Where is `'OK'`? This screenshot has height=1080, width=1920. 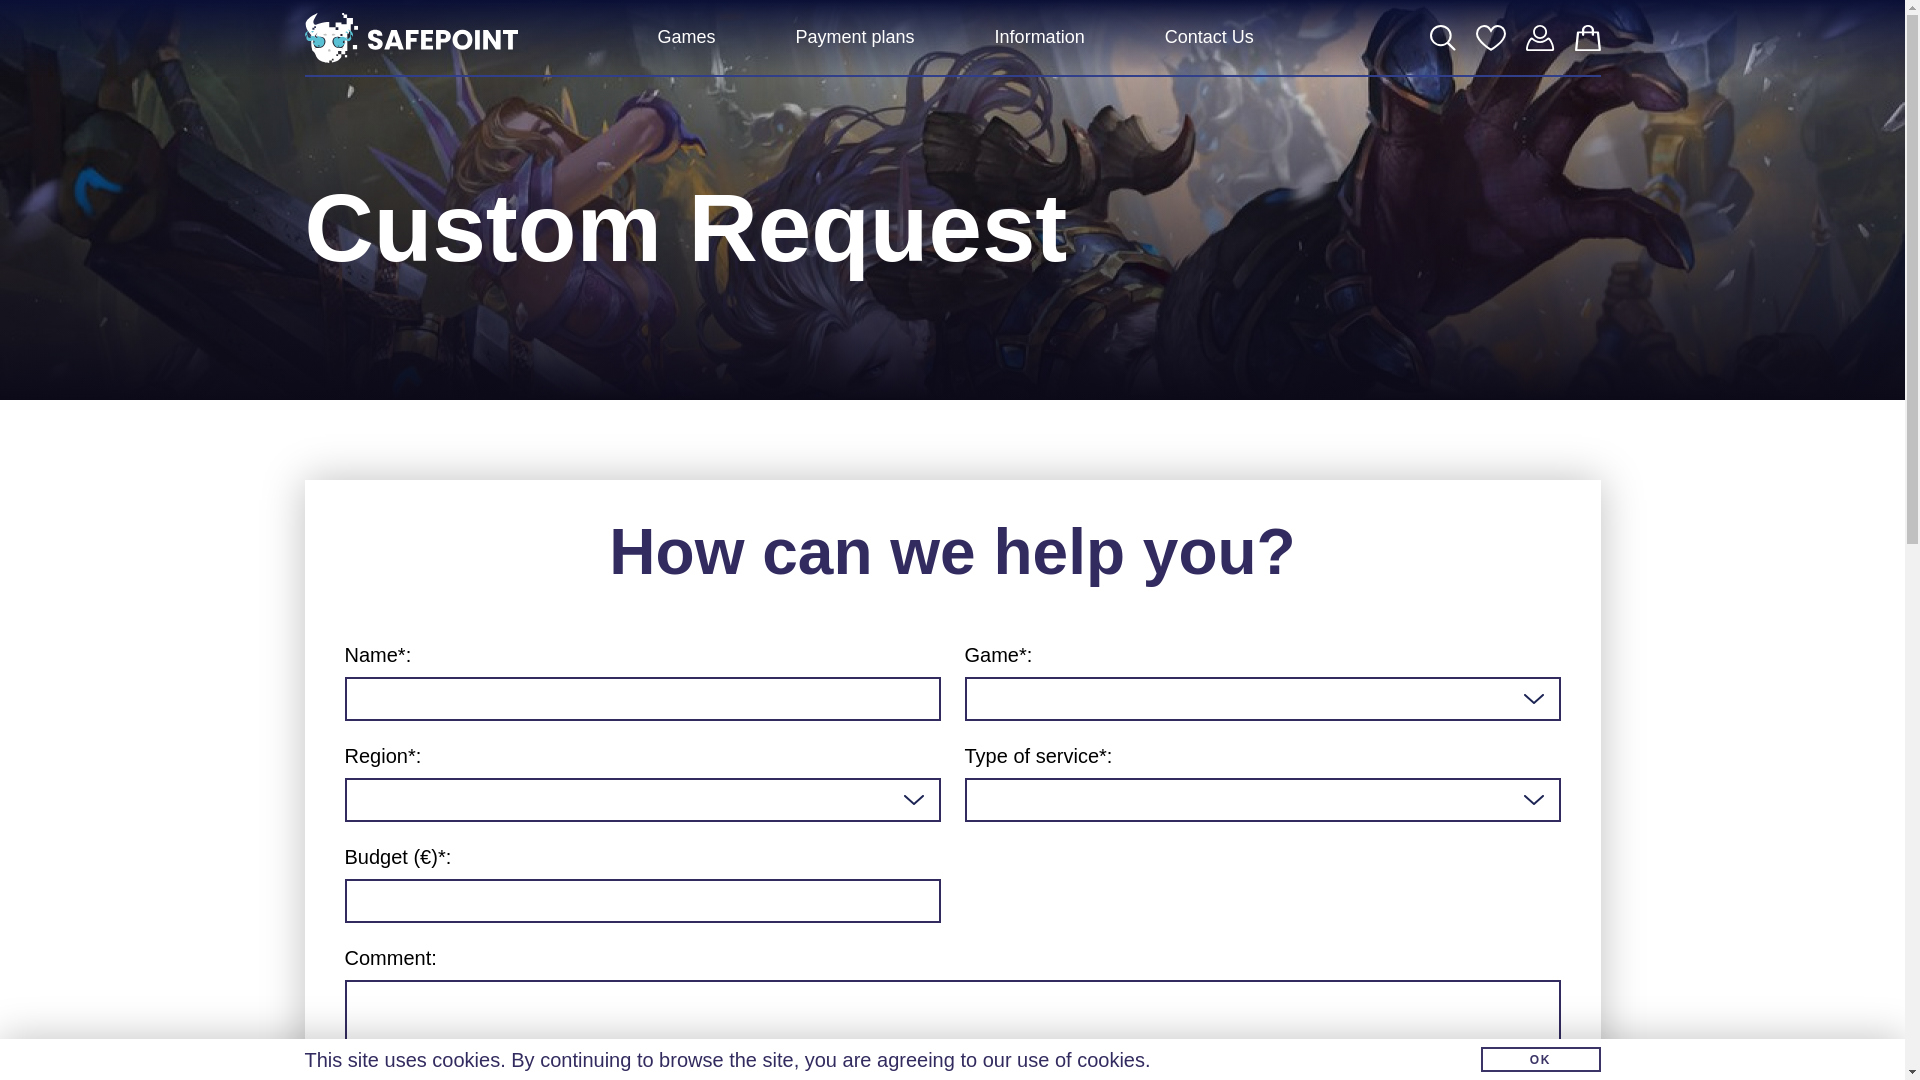 'OK' is located at coordinates (1539, 1058).